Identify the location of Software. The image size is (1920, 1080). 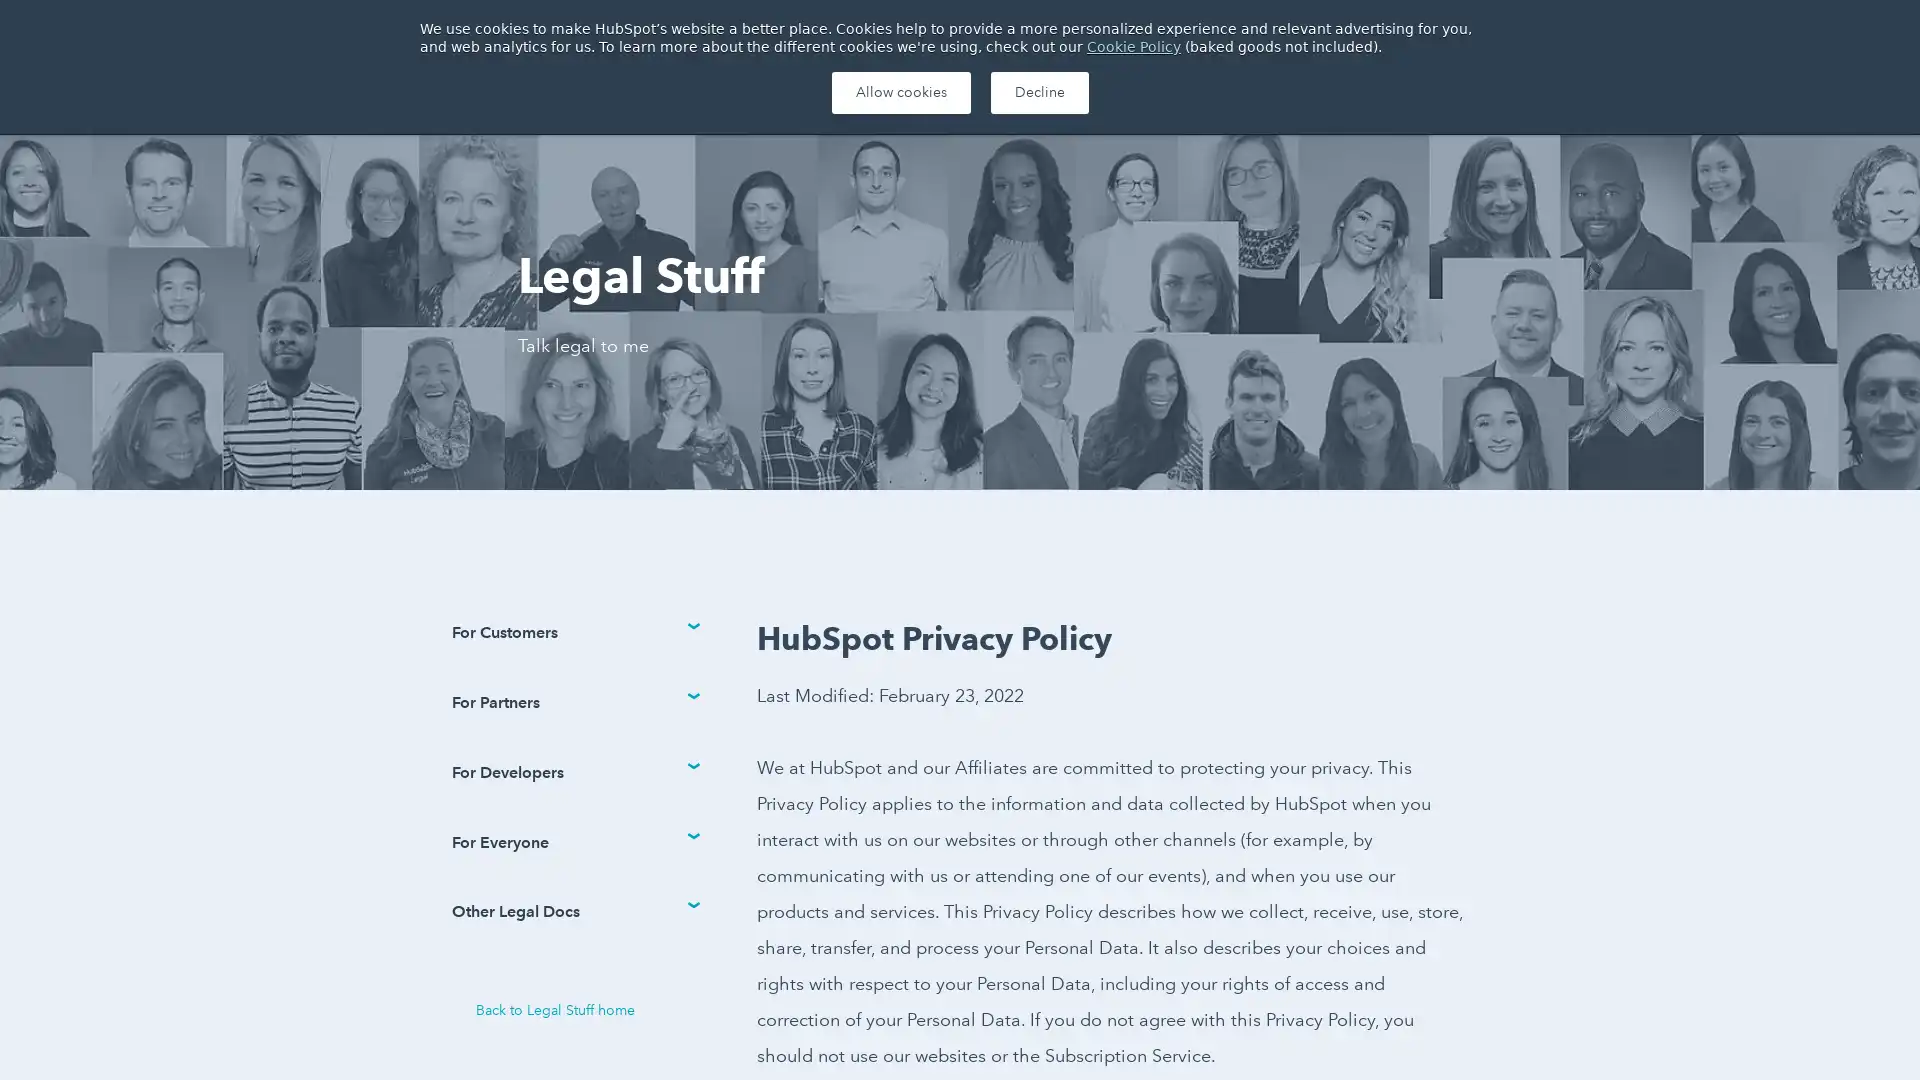
(646, 92).